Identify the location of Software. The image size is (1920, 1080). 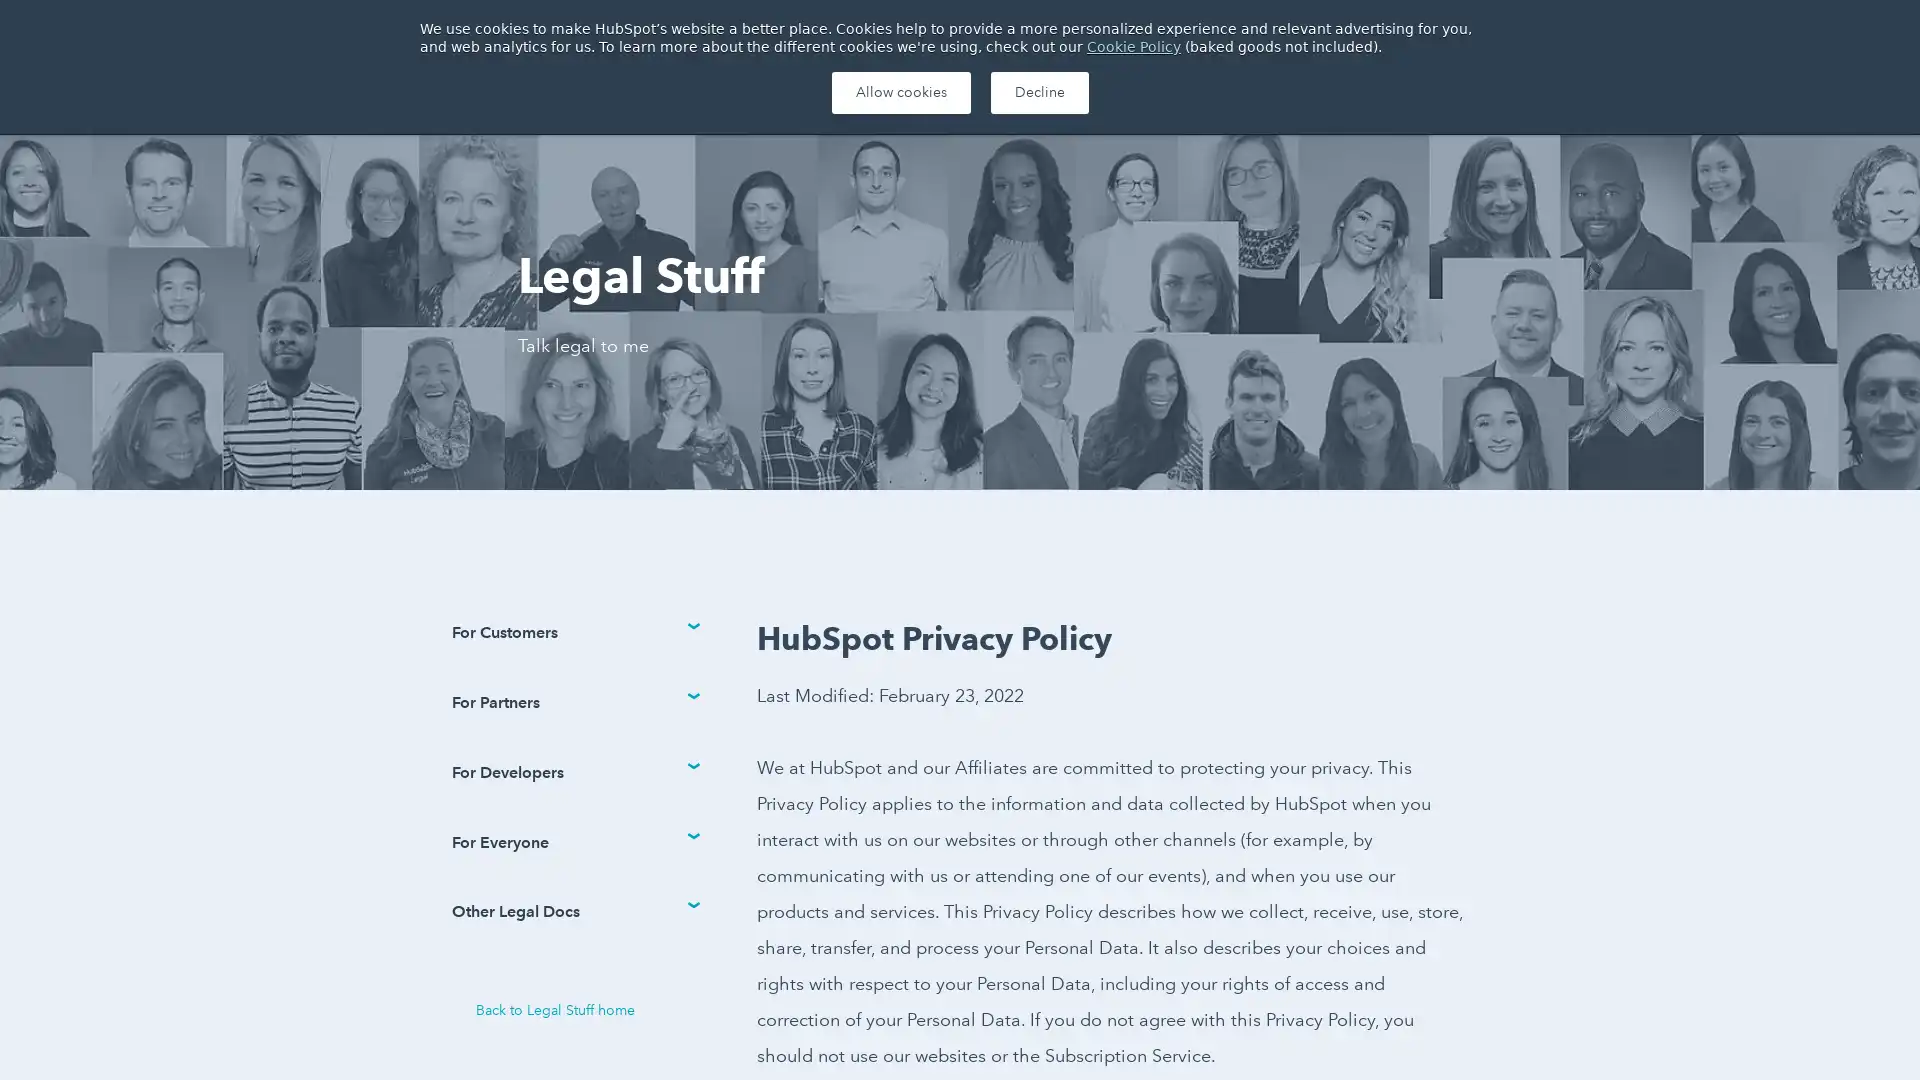
(646, 92).